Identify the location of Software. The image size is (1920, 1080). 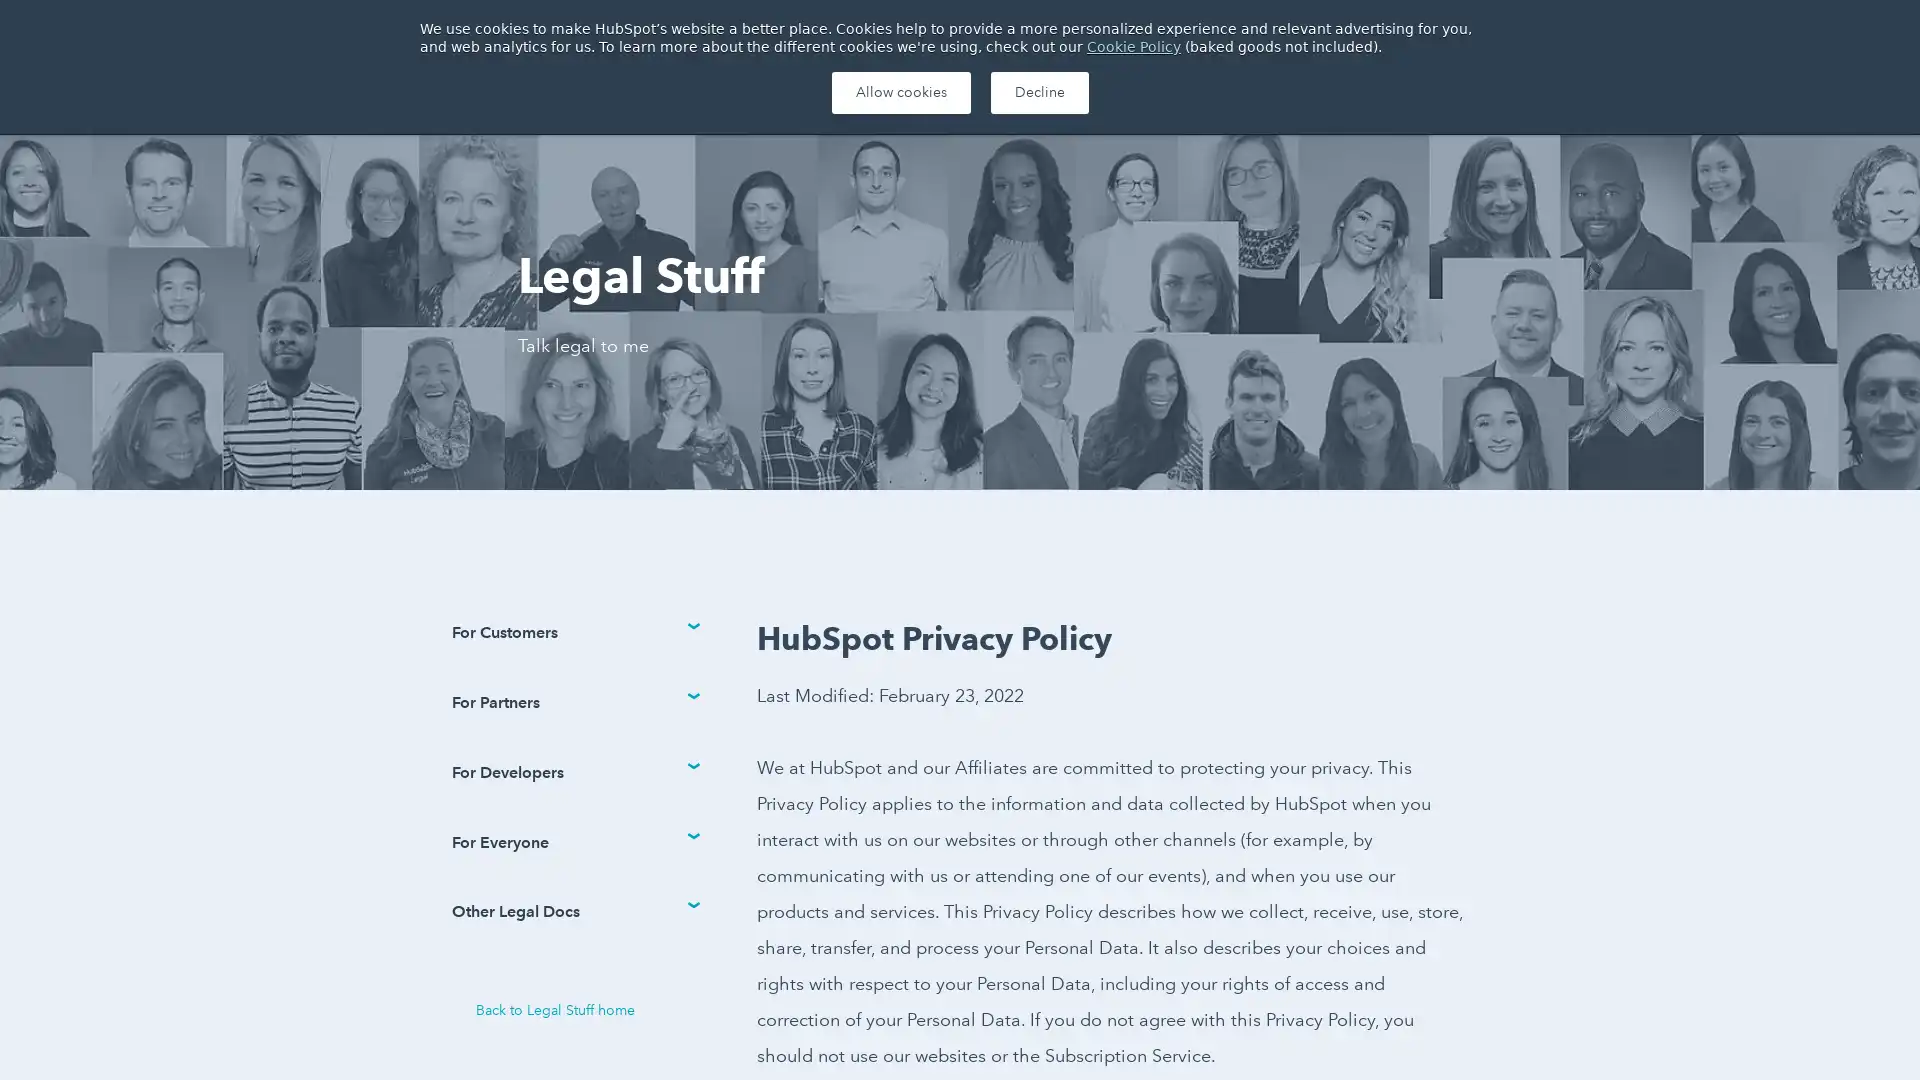
(646, 92).